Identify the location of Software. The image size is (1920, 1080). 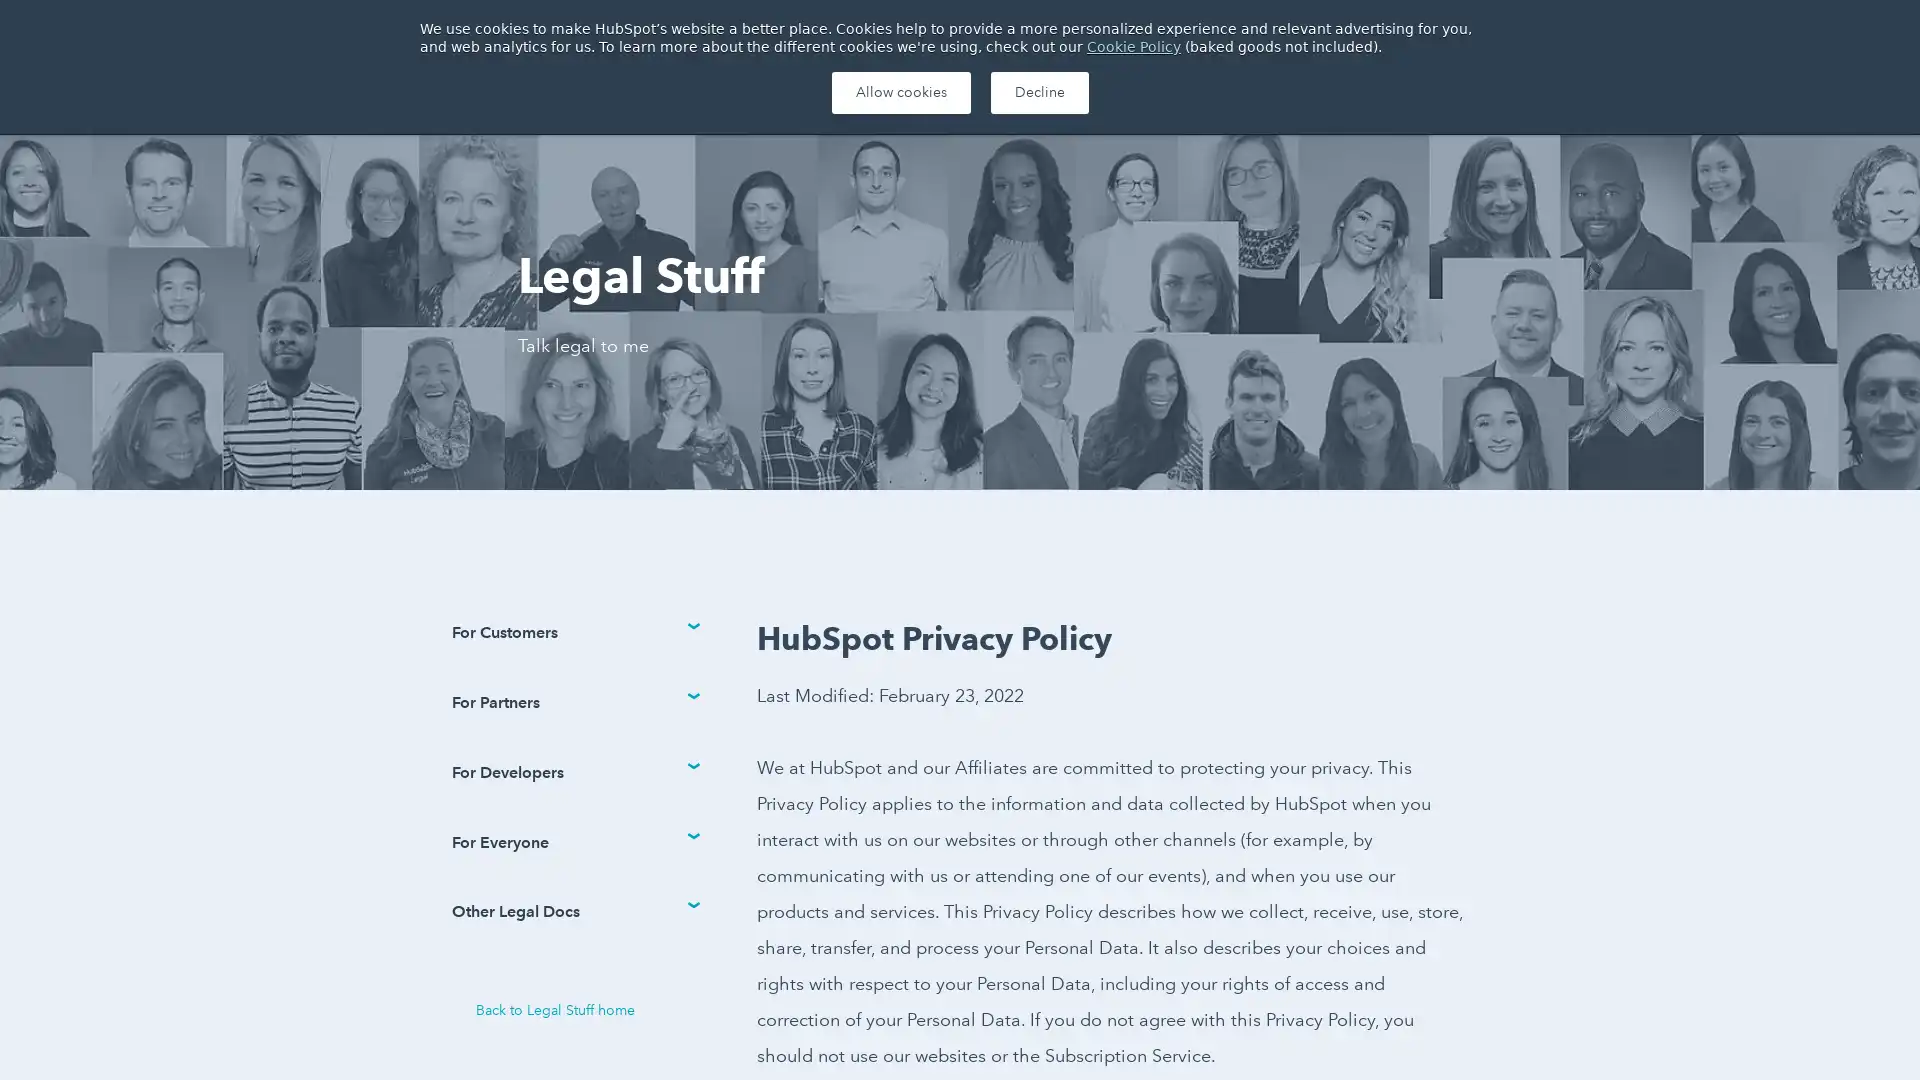
(646, 92).